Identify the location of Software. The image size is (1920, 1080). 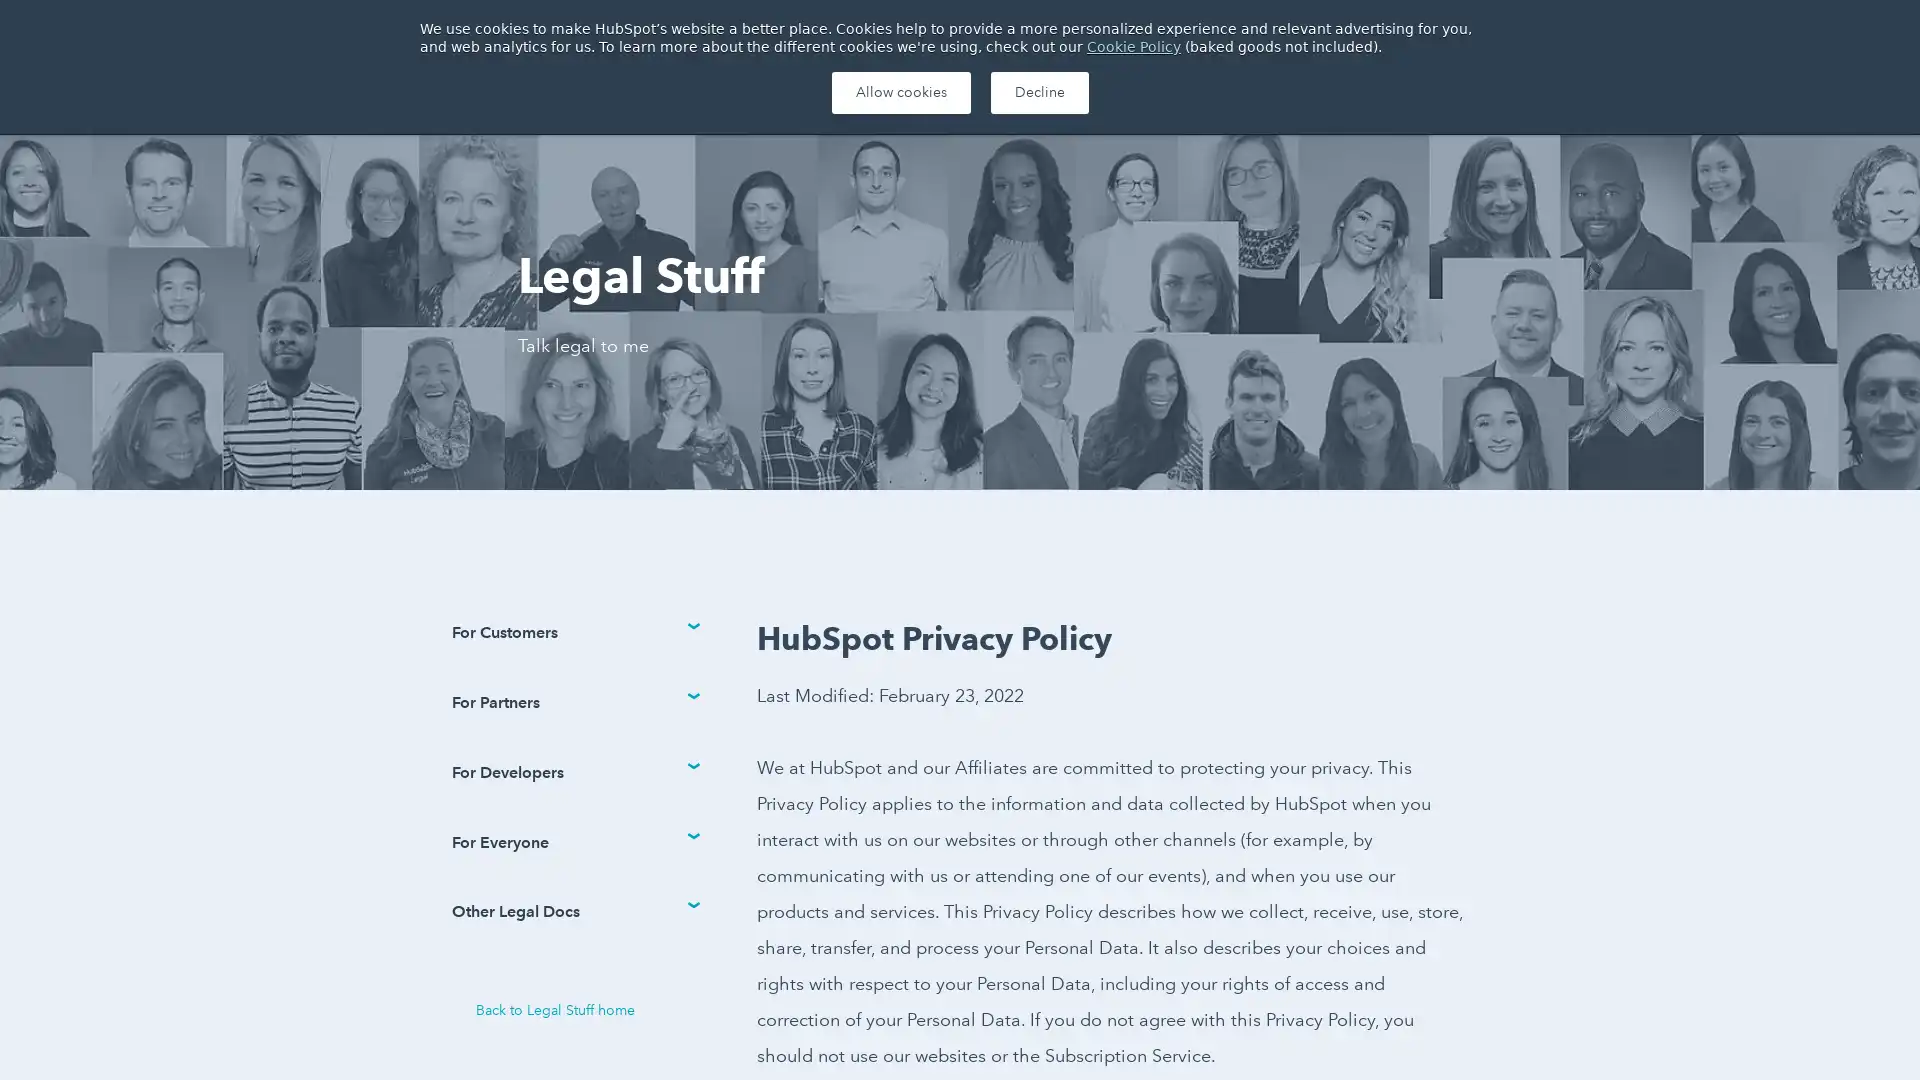
(646, 92).